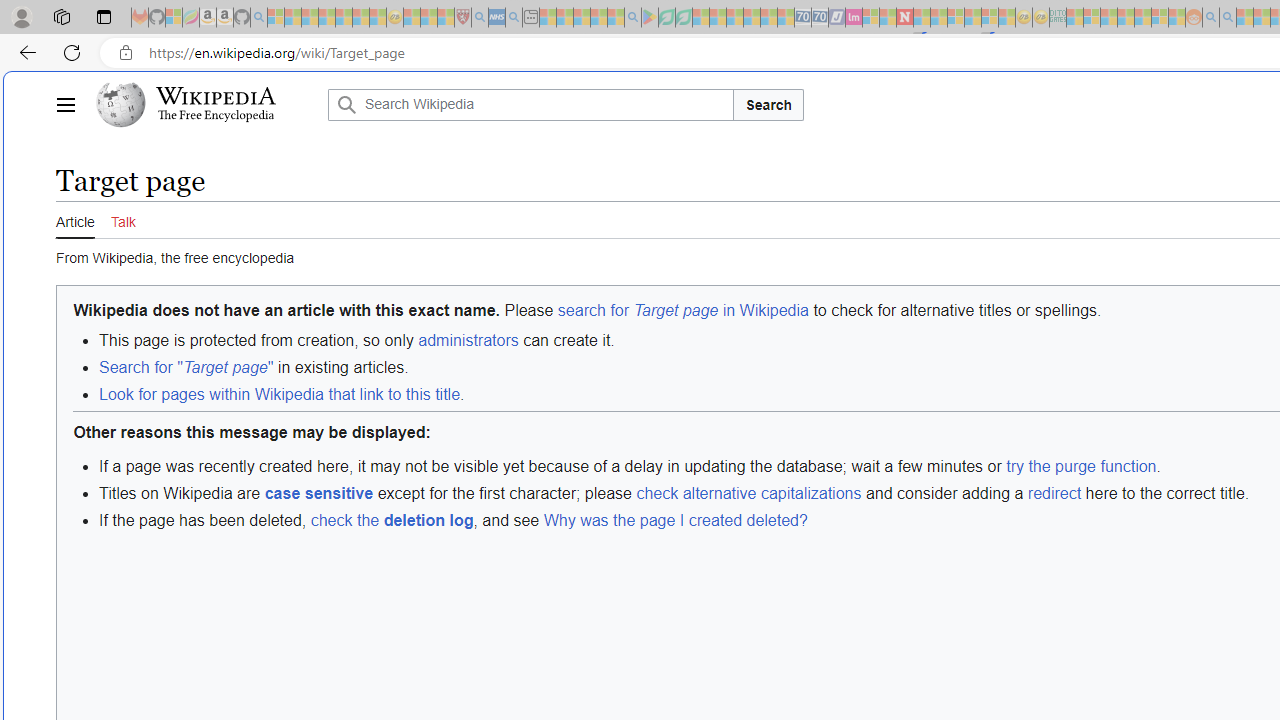 The width and height of the screenshot is (1280, 720). Describe the element at coordinates (1090, 17) in the screenshot. I see `'Microsoft account | Privacy - Sleeping'` at that location.